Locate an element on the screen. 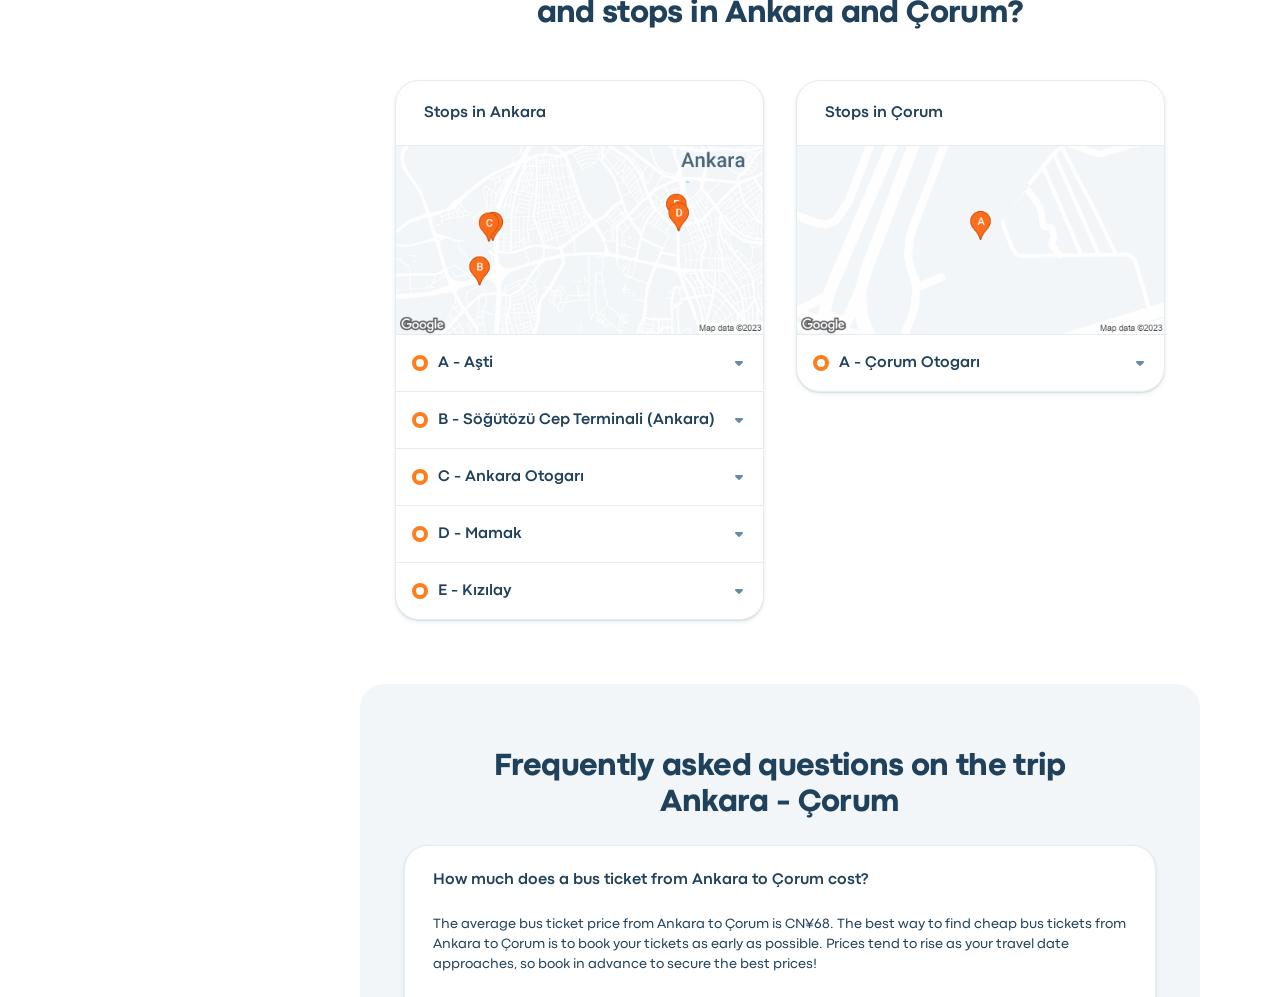 This screenshot has height=997, width=1280. 'The average bus ticket price from Ankara to Çorum is CN¥68. The best way to find cheap bus tickets from Ankara to Çorum is to book your tickets as early as possible. Prices tend to rise as your travel date approaches, so book in advance to secure the best prices!' is located at coordinates (777, 942).